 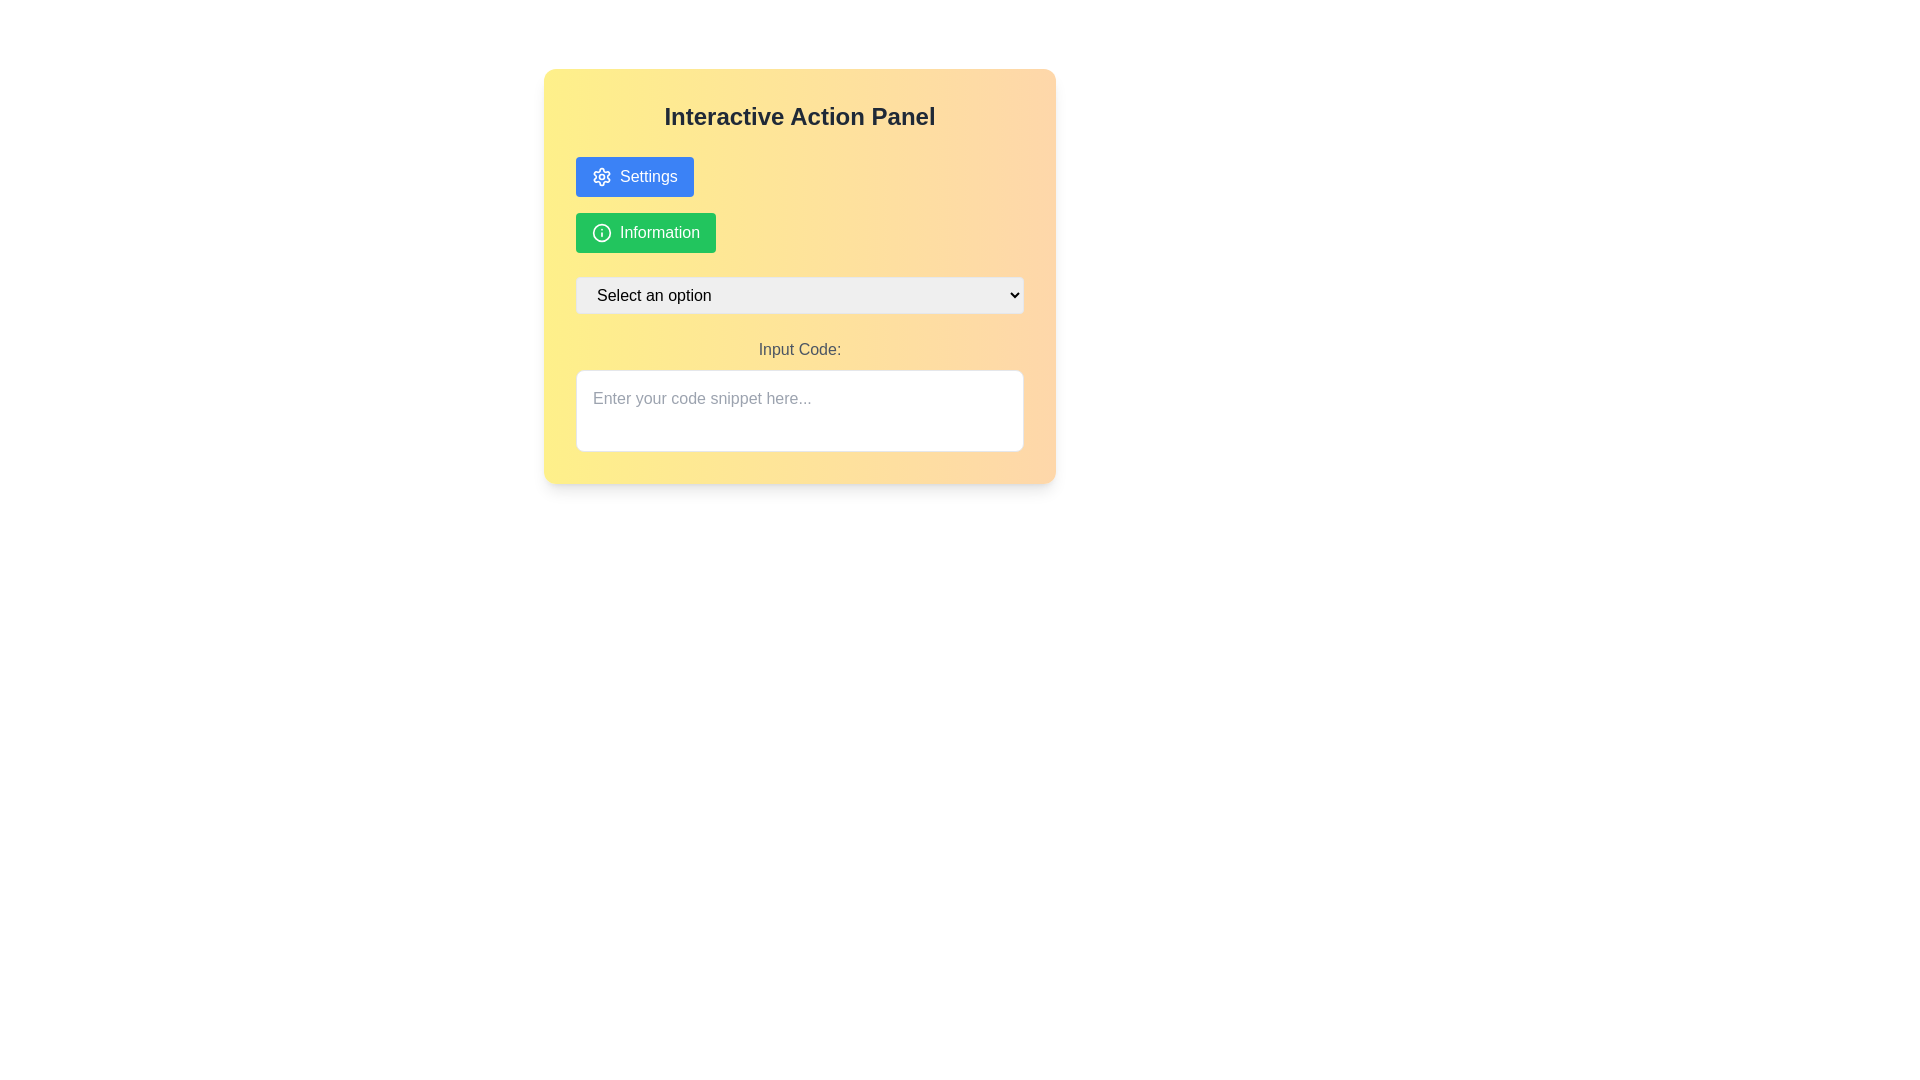 I want to click on the blue cogwheel-shaped icon inside the 'Settings' button, so click(x=600, y=176).